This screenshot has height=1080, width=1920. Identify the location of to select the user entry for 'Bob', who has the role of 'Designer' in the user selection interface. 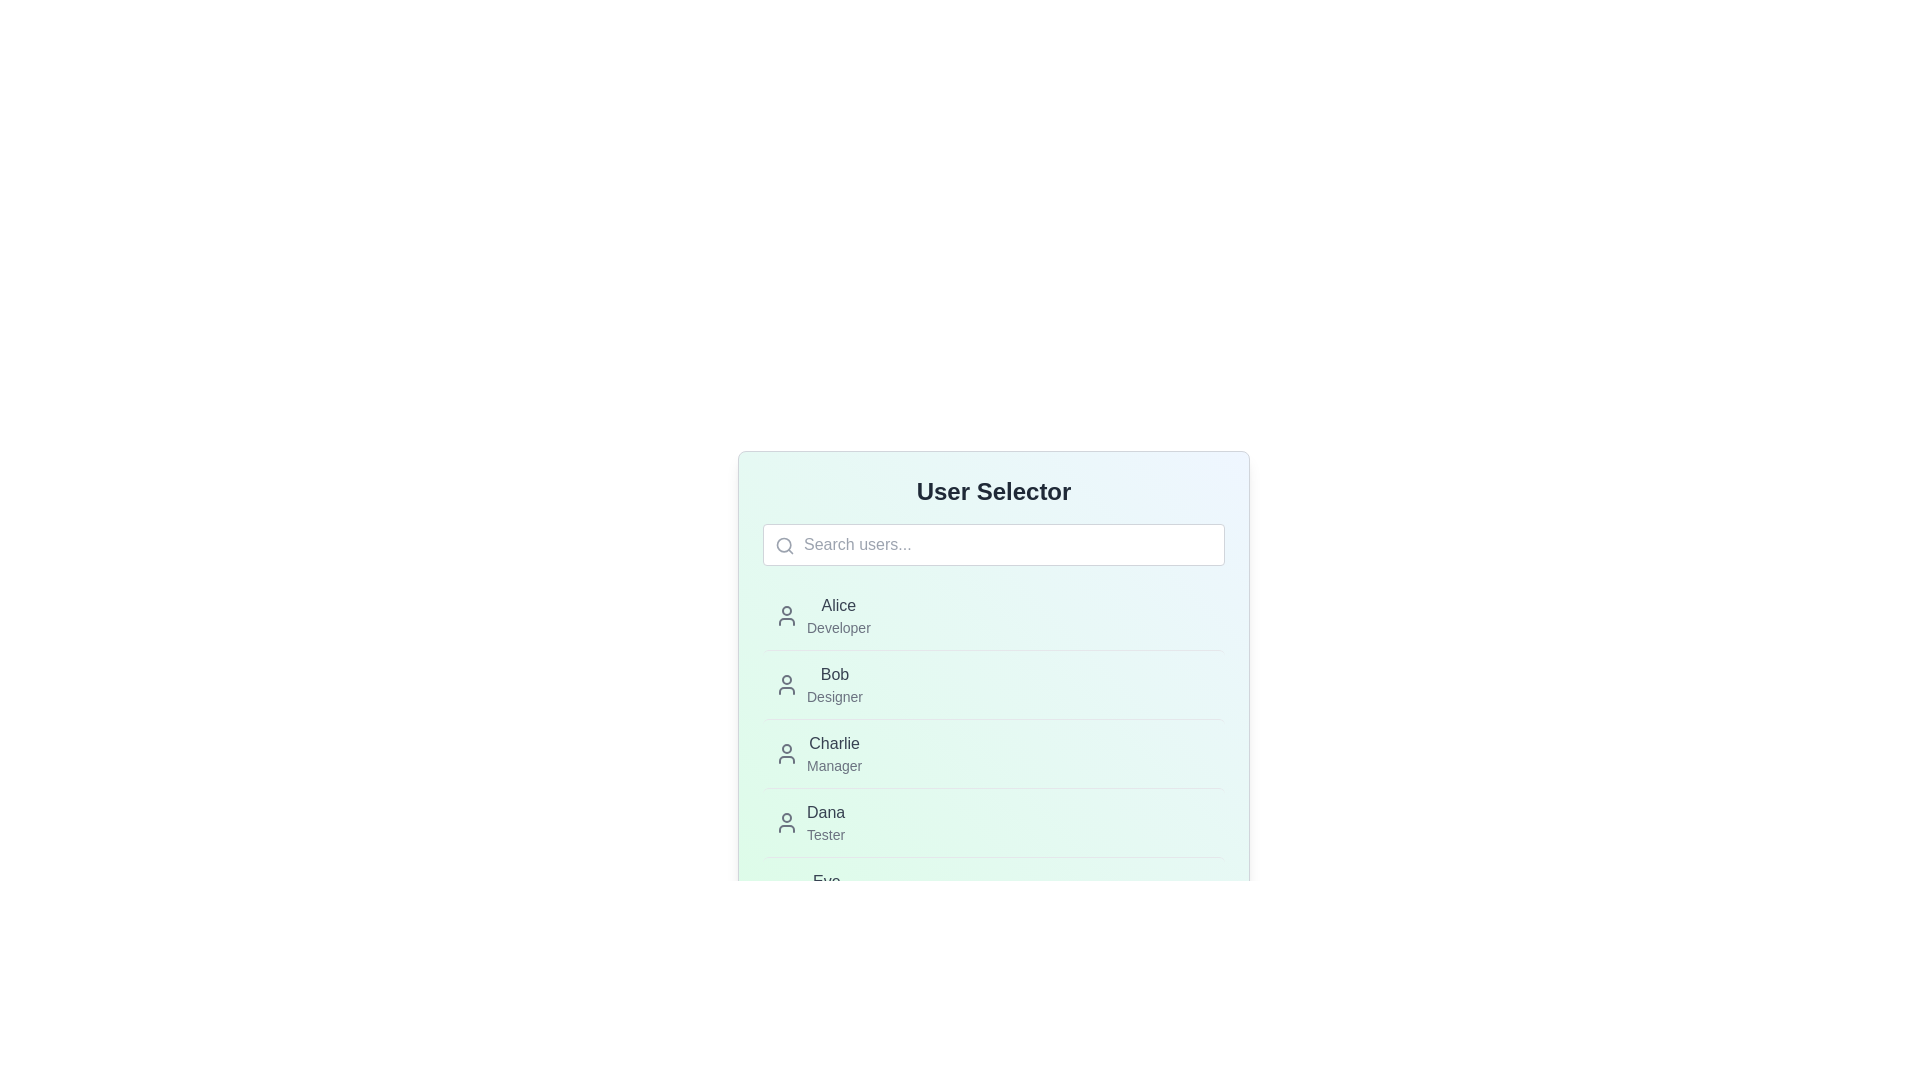
(819, 684).